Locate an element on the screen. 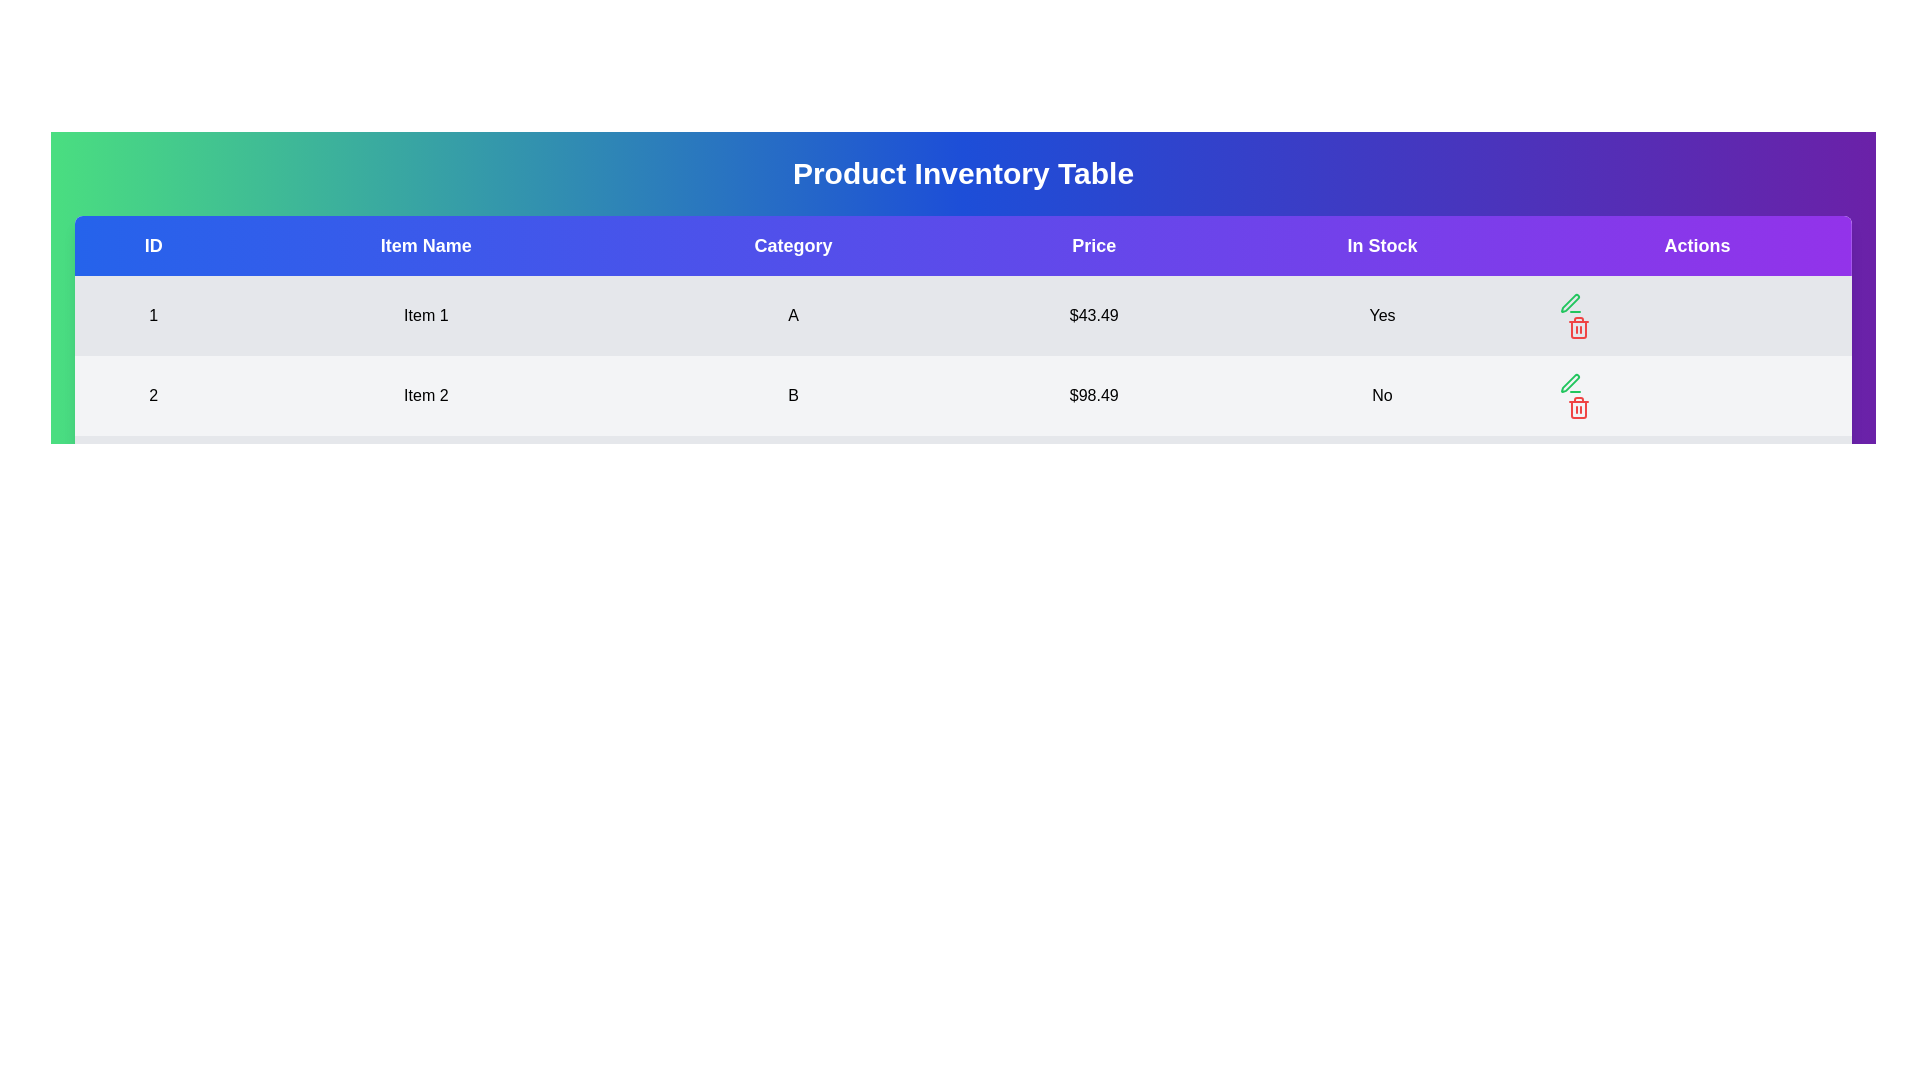  the header labeled ID to sort or filter the table by that column is located at coordinates (152, 245).